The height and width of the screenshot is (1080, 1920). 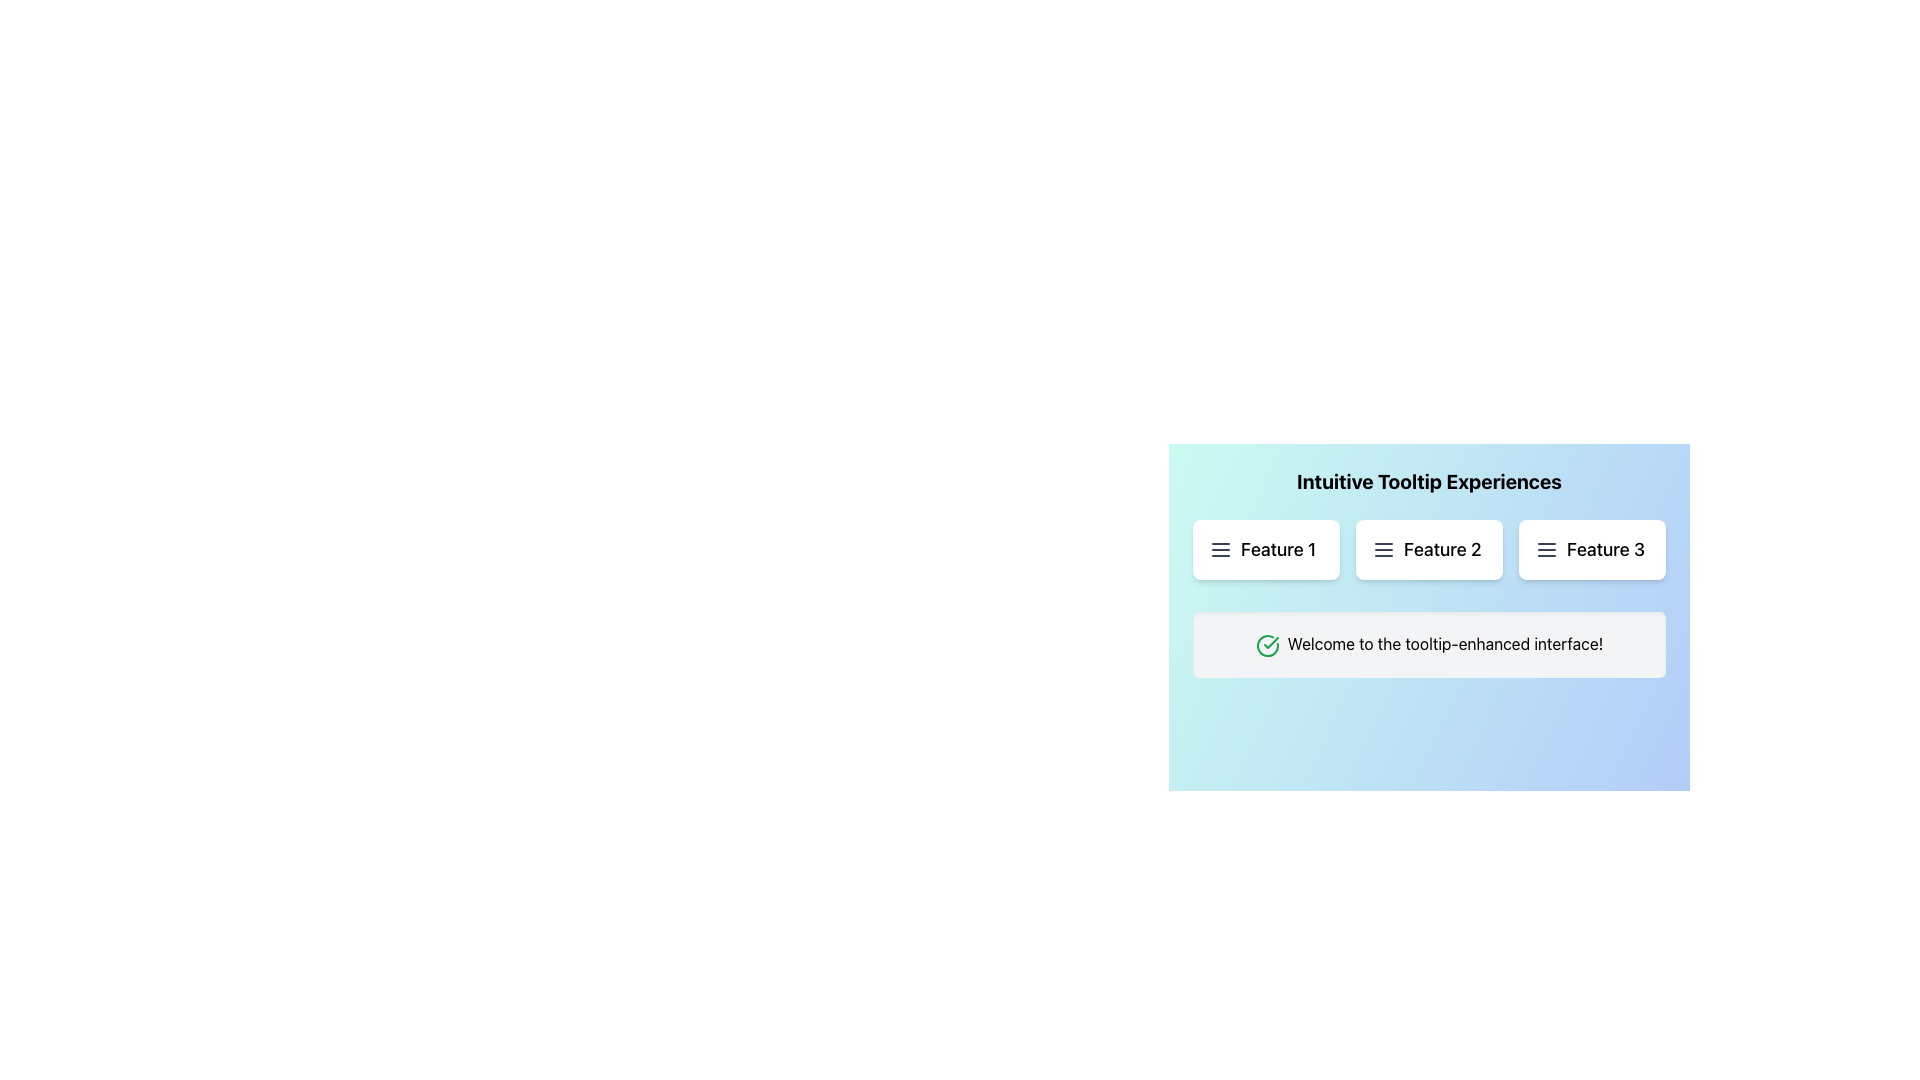 What do you see at coordinates (1219, 550) in the screenshot?
I see `the menu icon represented by three horizontal lines, styled in gray, located to the left of the text 'Feature 1'` at bounding box center [1219, 550].